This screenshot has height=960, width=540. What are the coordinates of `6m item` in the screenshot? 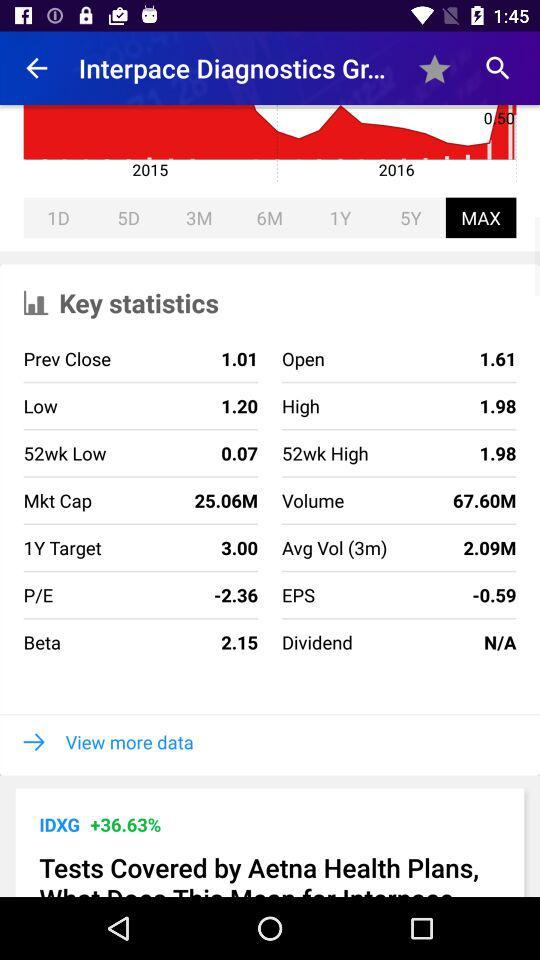 It's located at (269, 217).